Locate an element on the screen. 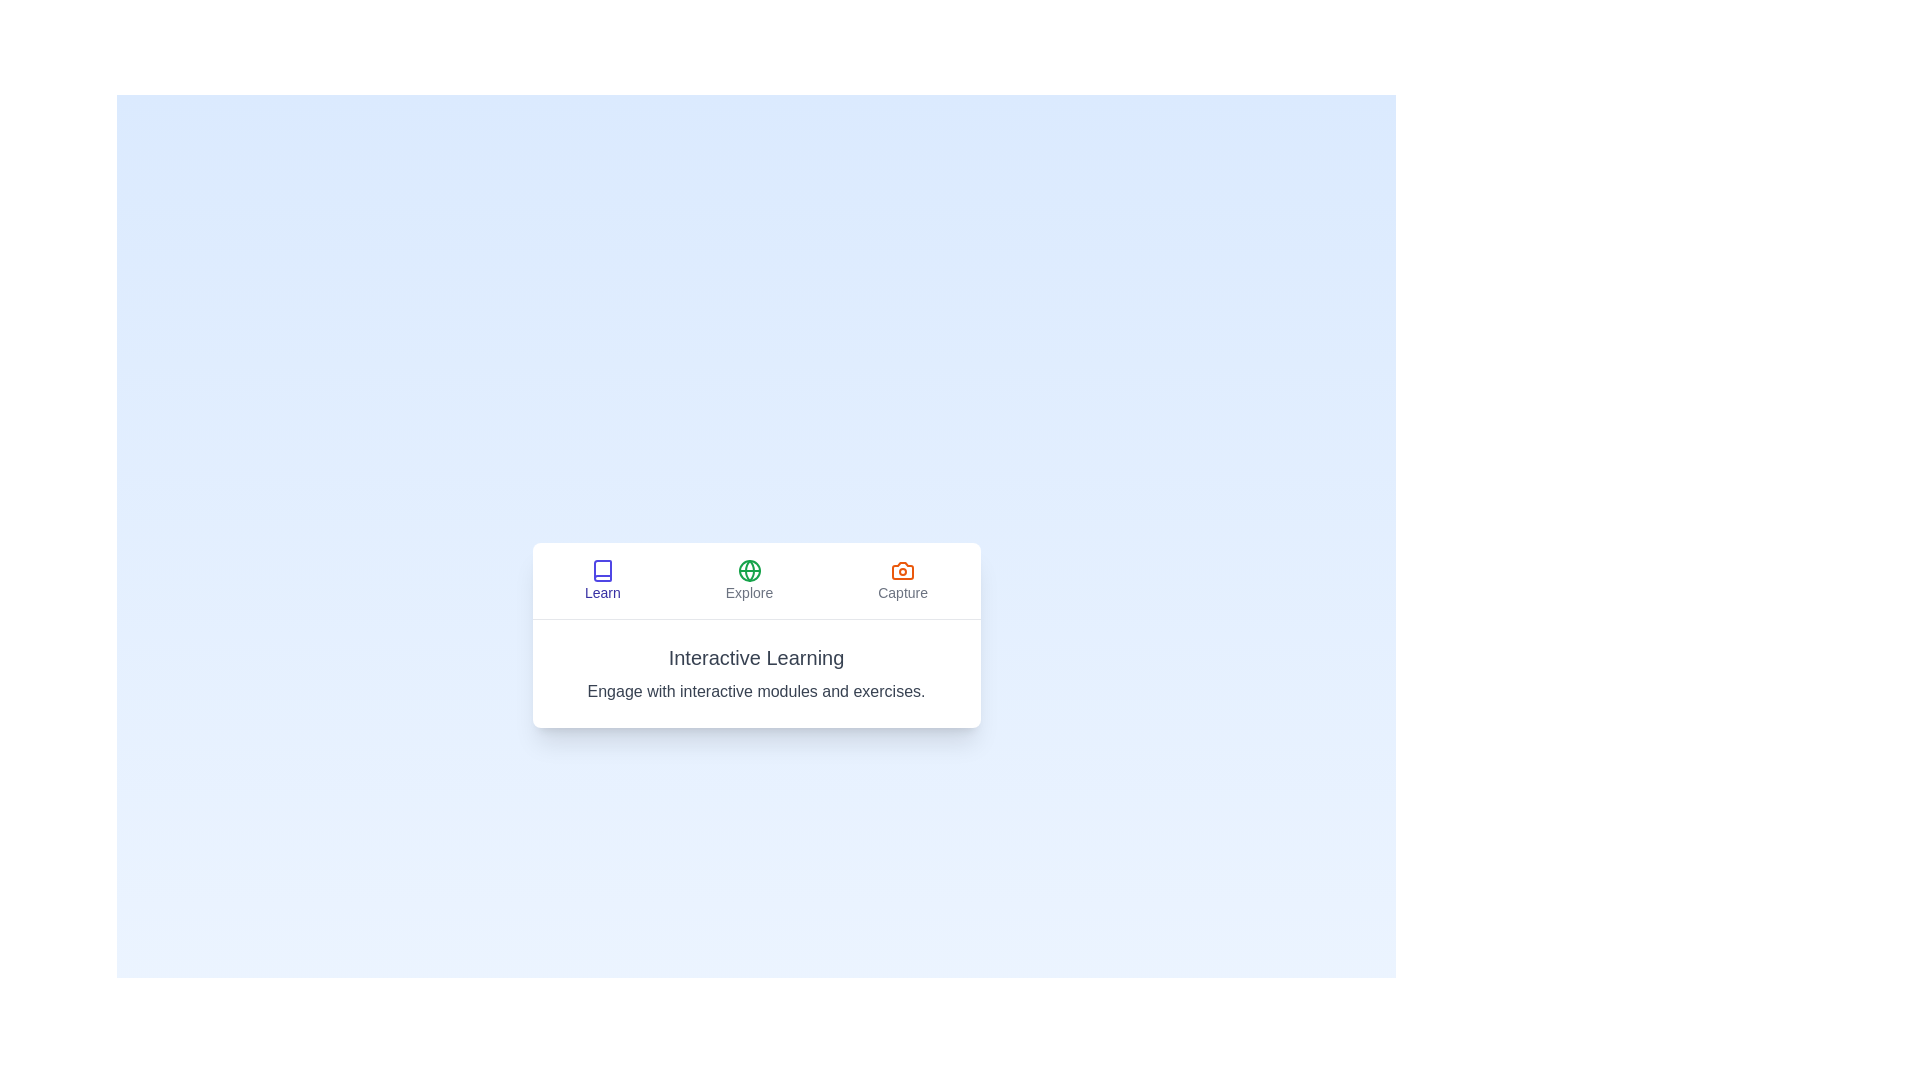 The image size is (1920, 1080). the tab labeled Capture is located at coordinates (902, 580).